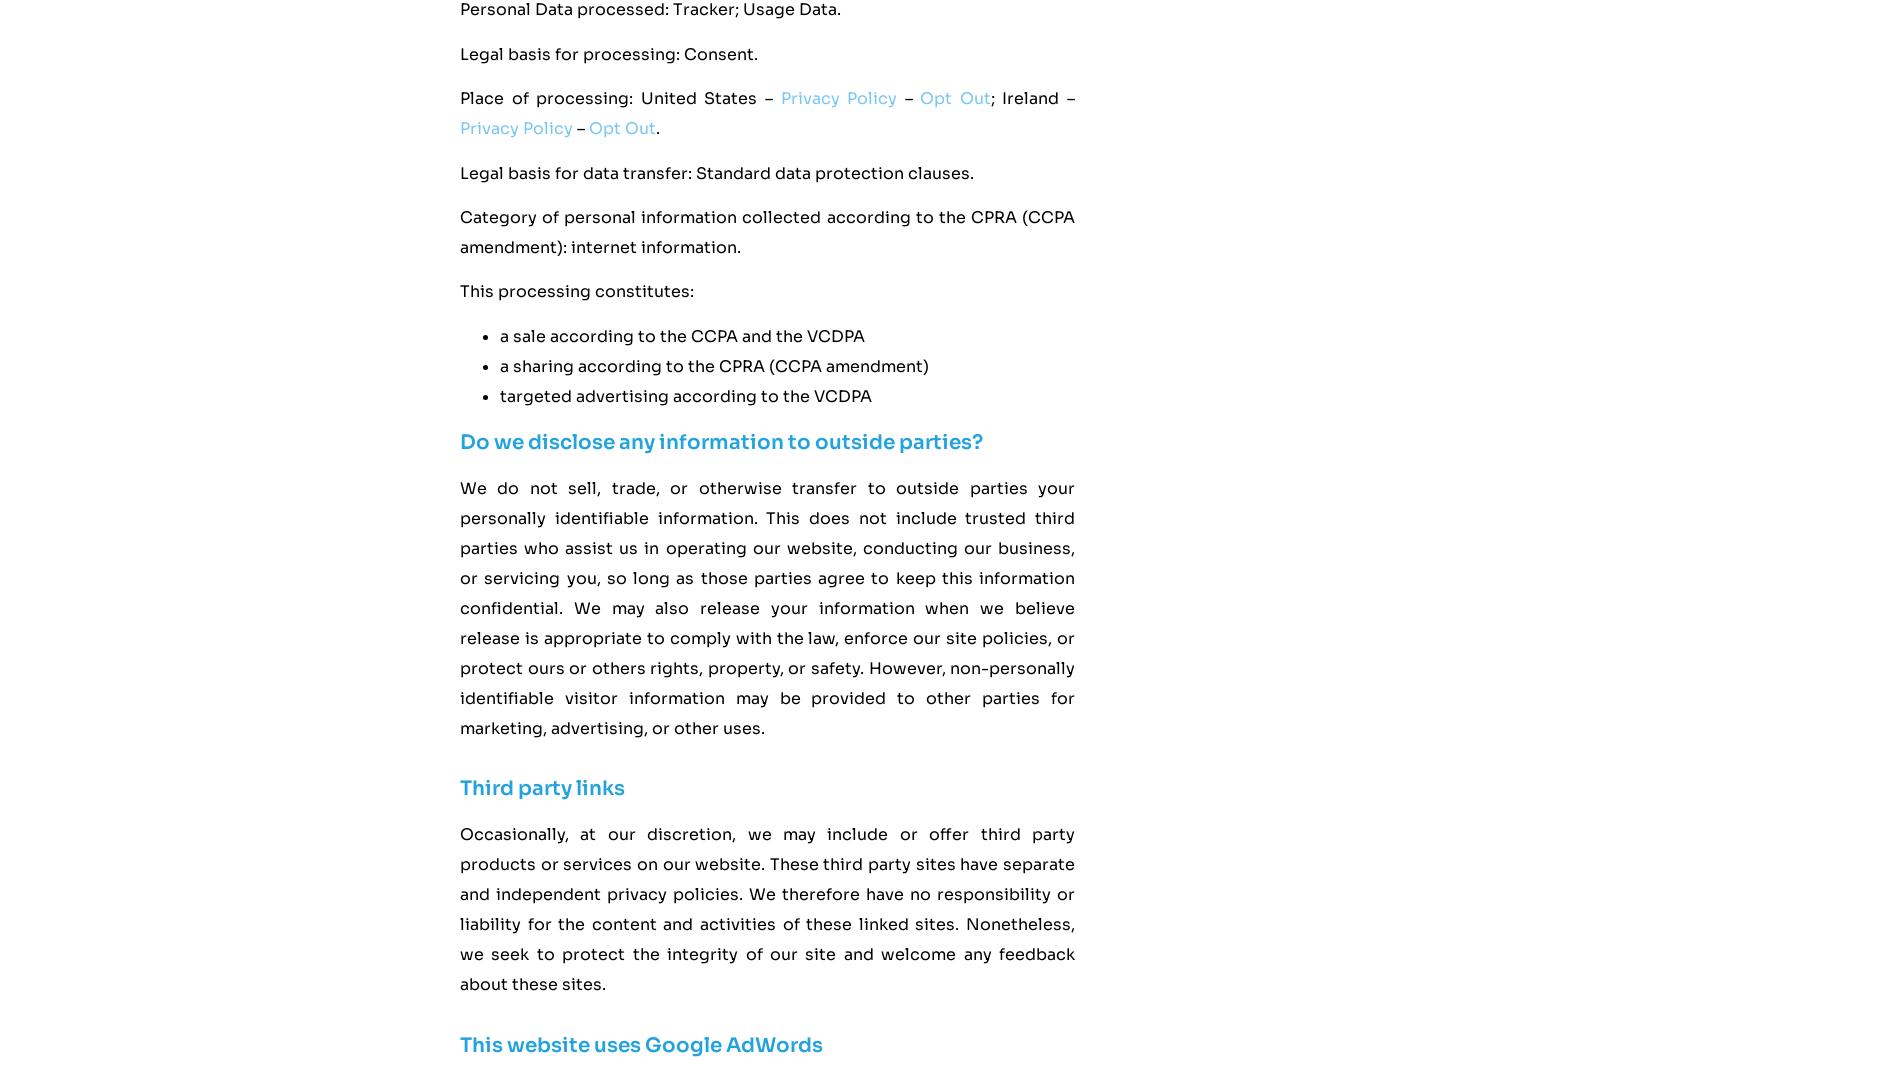 Image resolution: width=1900 pixels, height=1068 pixels. What do you see at coordinates (608, 52) in the screenshot?
I see `'Legal basis for processing: Consent.'` at bounding box center [608, 52].